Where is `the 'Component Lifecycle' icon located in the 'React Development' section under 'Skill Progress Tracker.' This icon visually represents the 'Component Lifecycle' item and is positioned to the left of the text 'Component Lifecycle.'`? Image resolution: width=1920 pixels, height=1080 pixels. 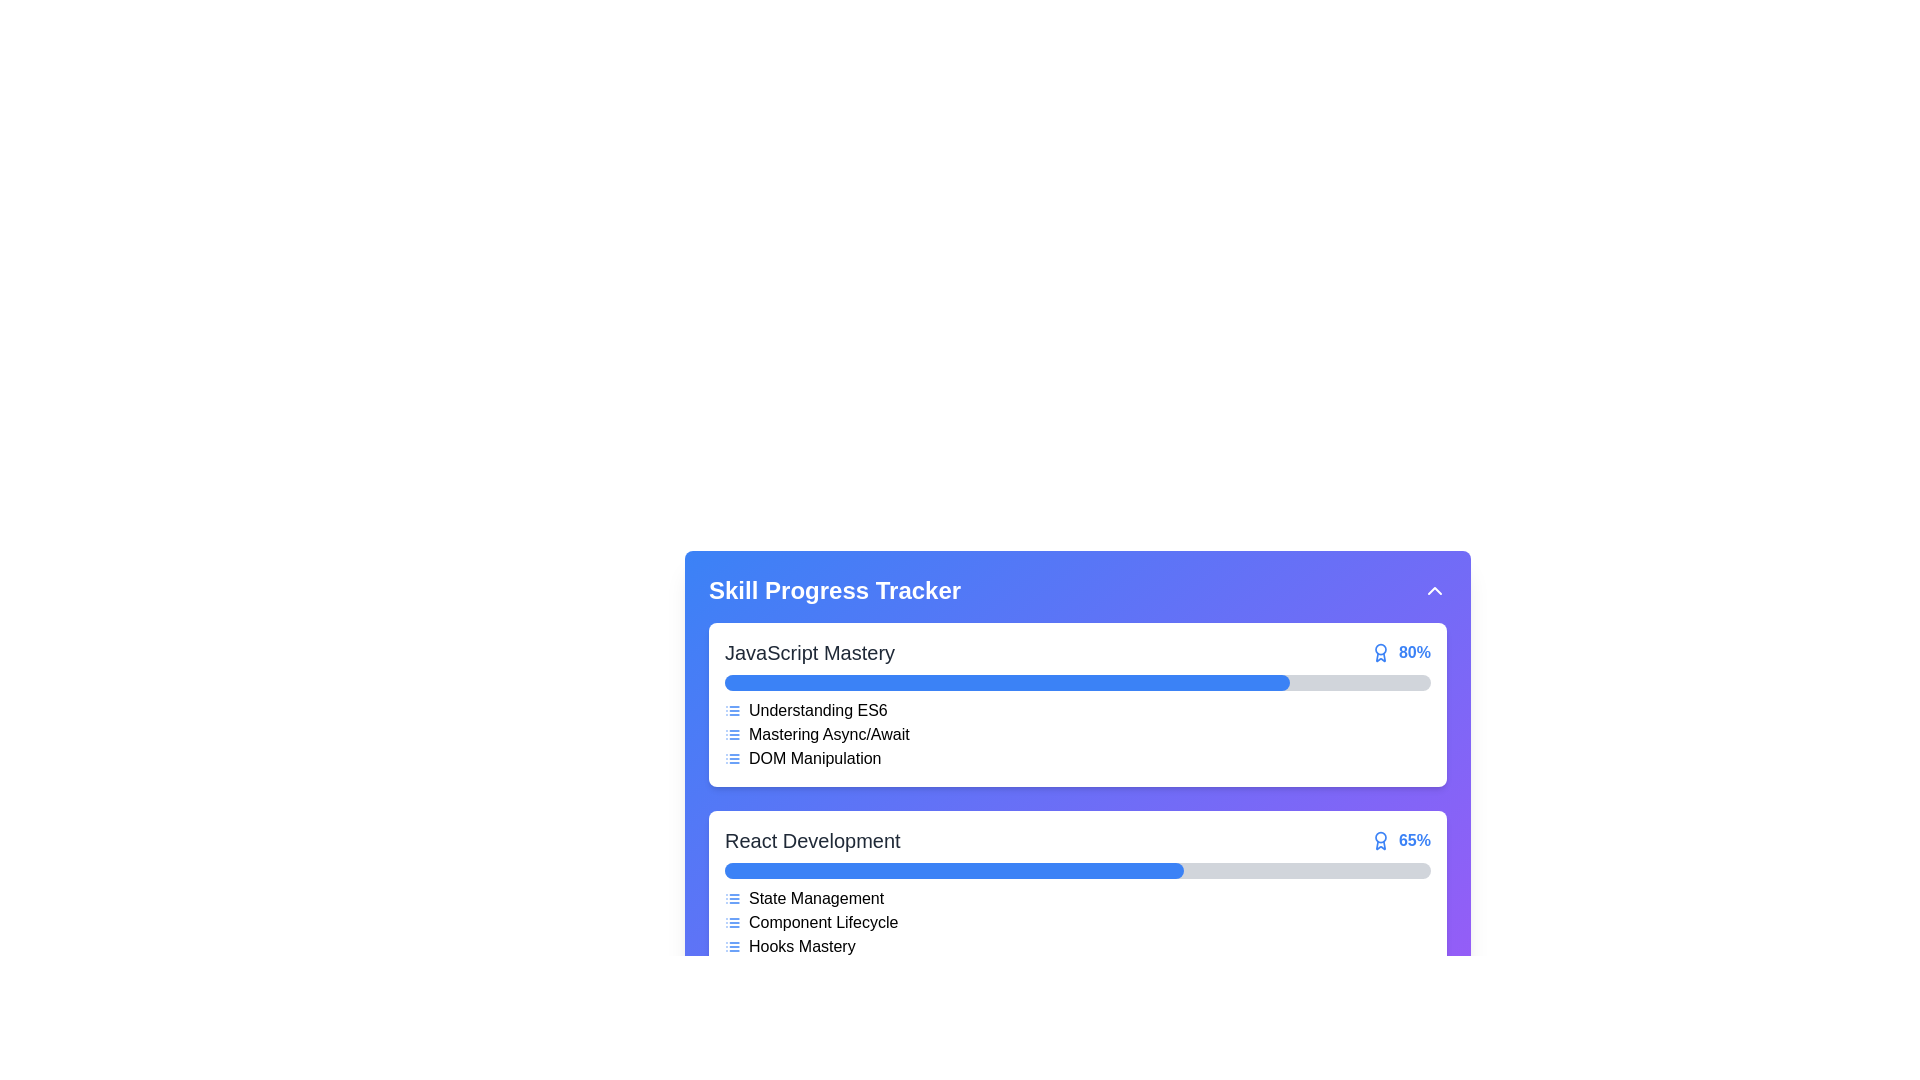
the 'Component Lifecycle' icon located in the 'React Development' section under 'Skill Progress Tracker.' This icon visually represents the 'Component Lifecycle' item and is positioned to the left of the text 'Component Lifecycle.' is located at coordinates (732, 922).